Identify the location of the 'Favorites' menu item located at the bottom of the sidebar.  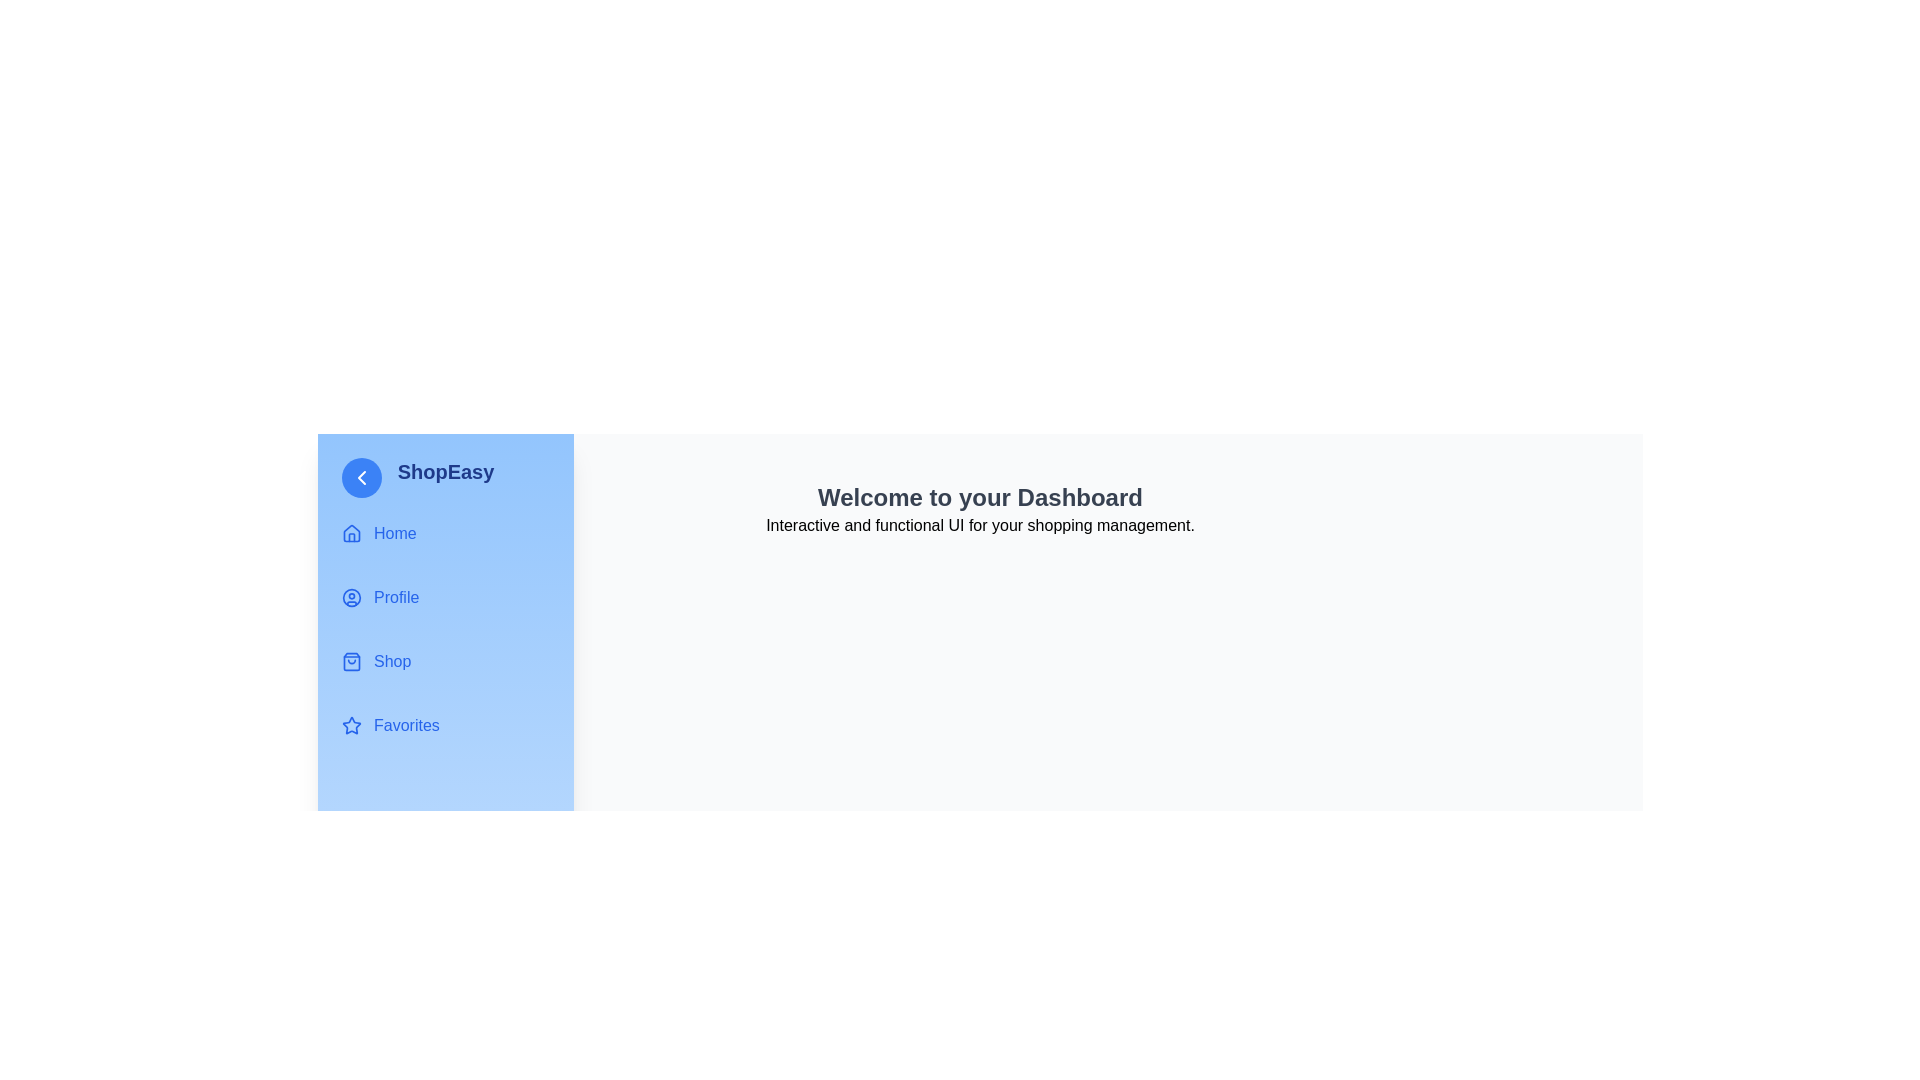
(445, 725).